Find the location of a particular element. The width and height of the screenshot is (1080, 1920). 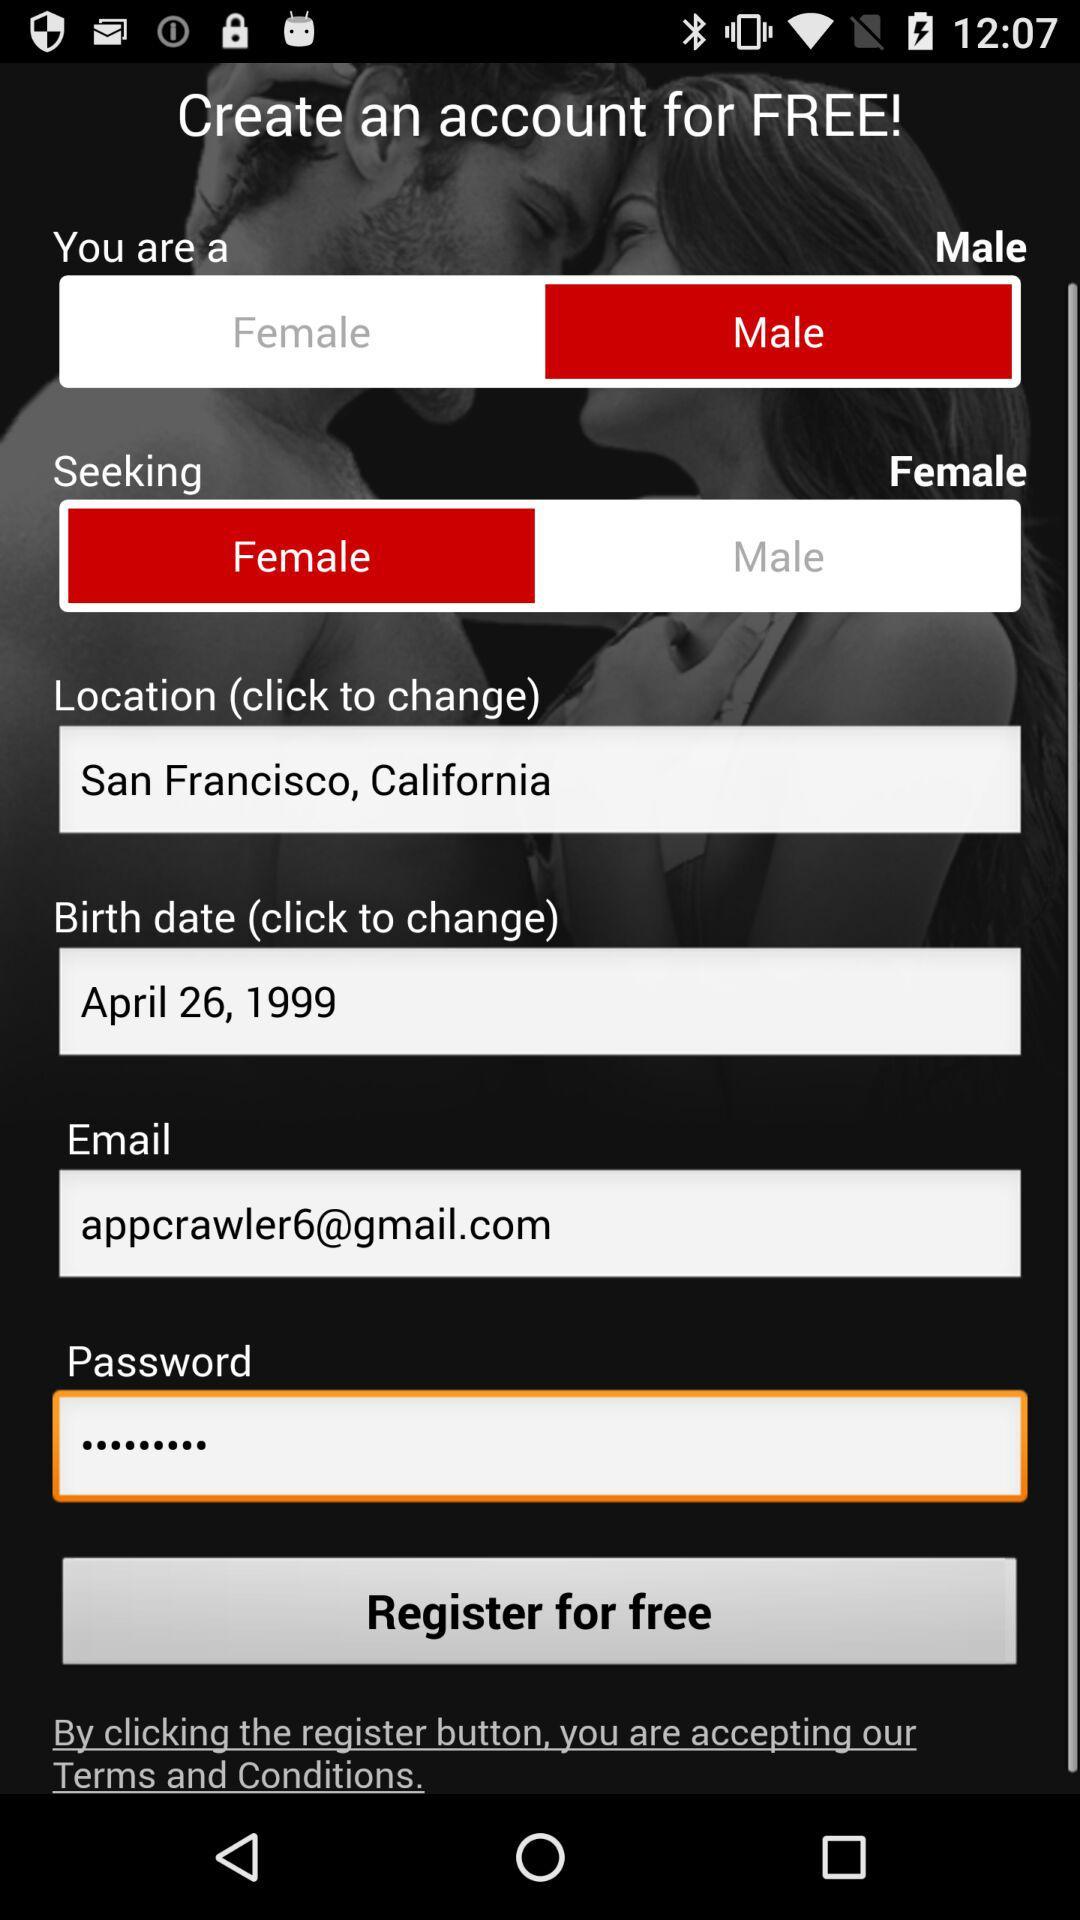

birth date is located at coordinates (540, 989).